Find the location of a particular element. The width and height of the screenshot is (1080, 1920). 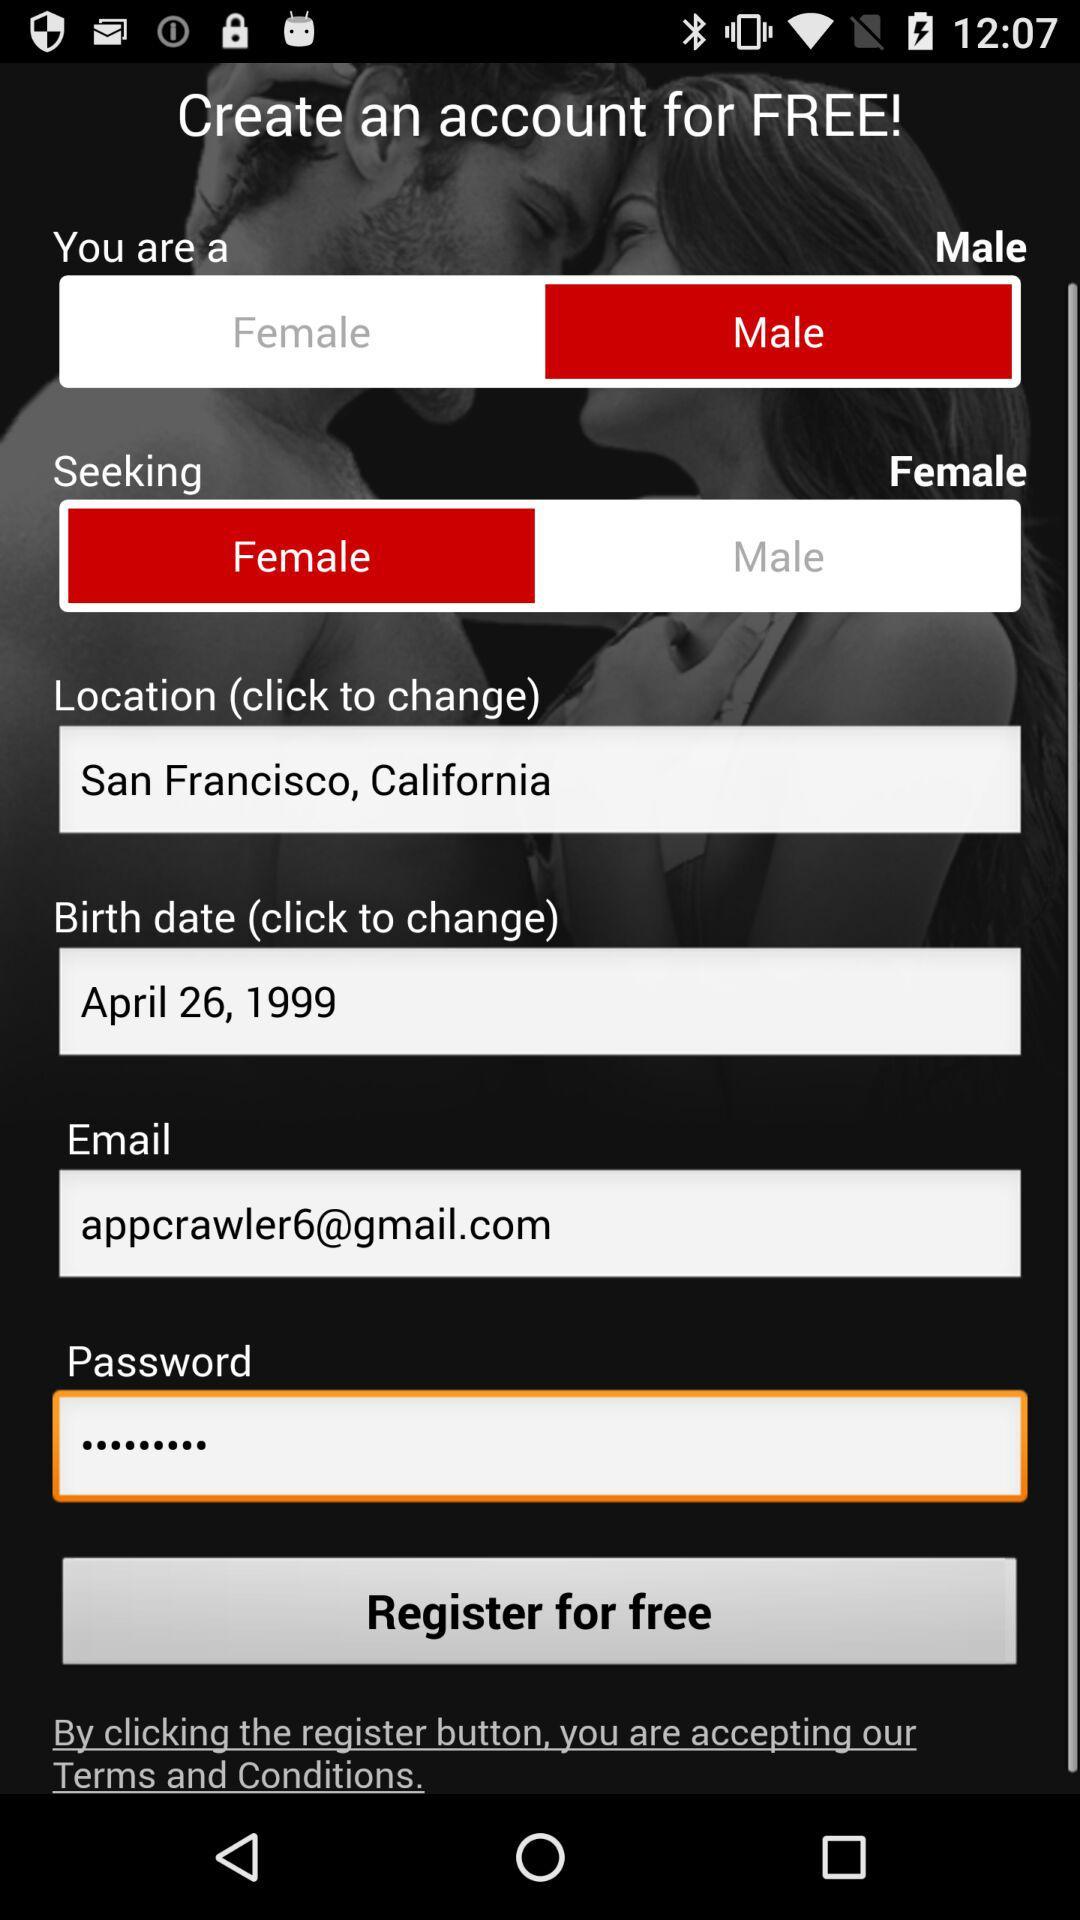

birth date is located at coordinates (540, 989).